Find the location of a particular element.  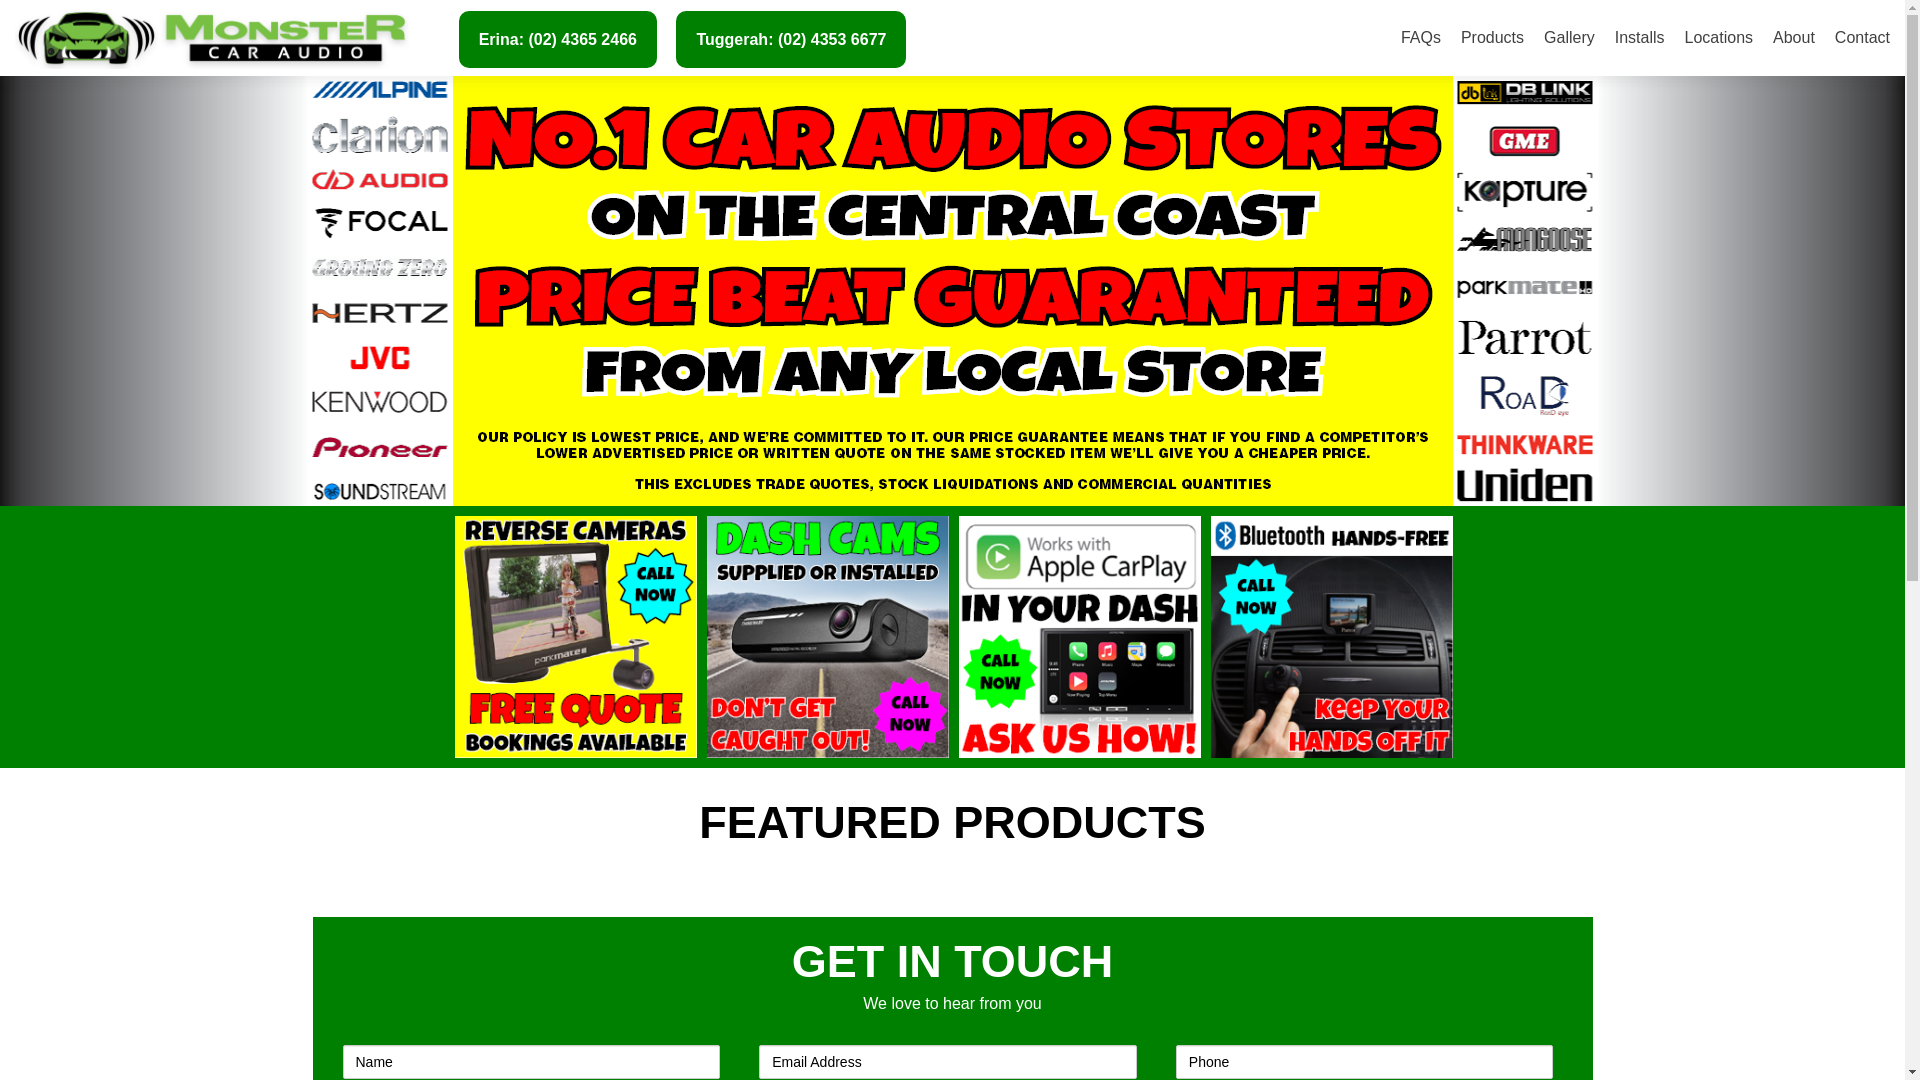

'About' is located at coordinates (1794, 37).